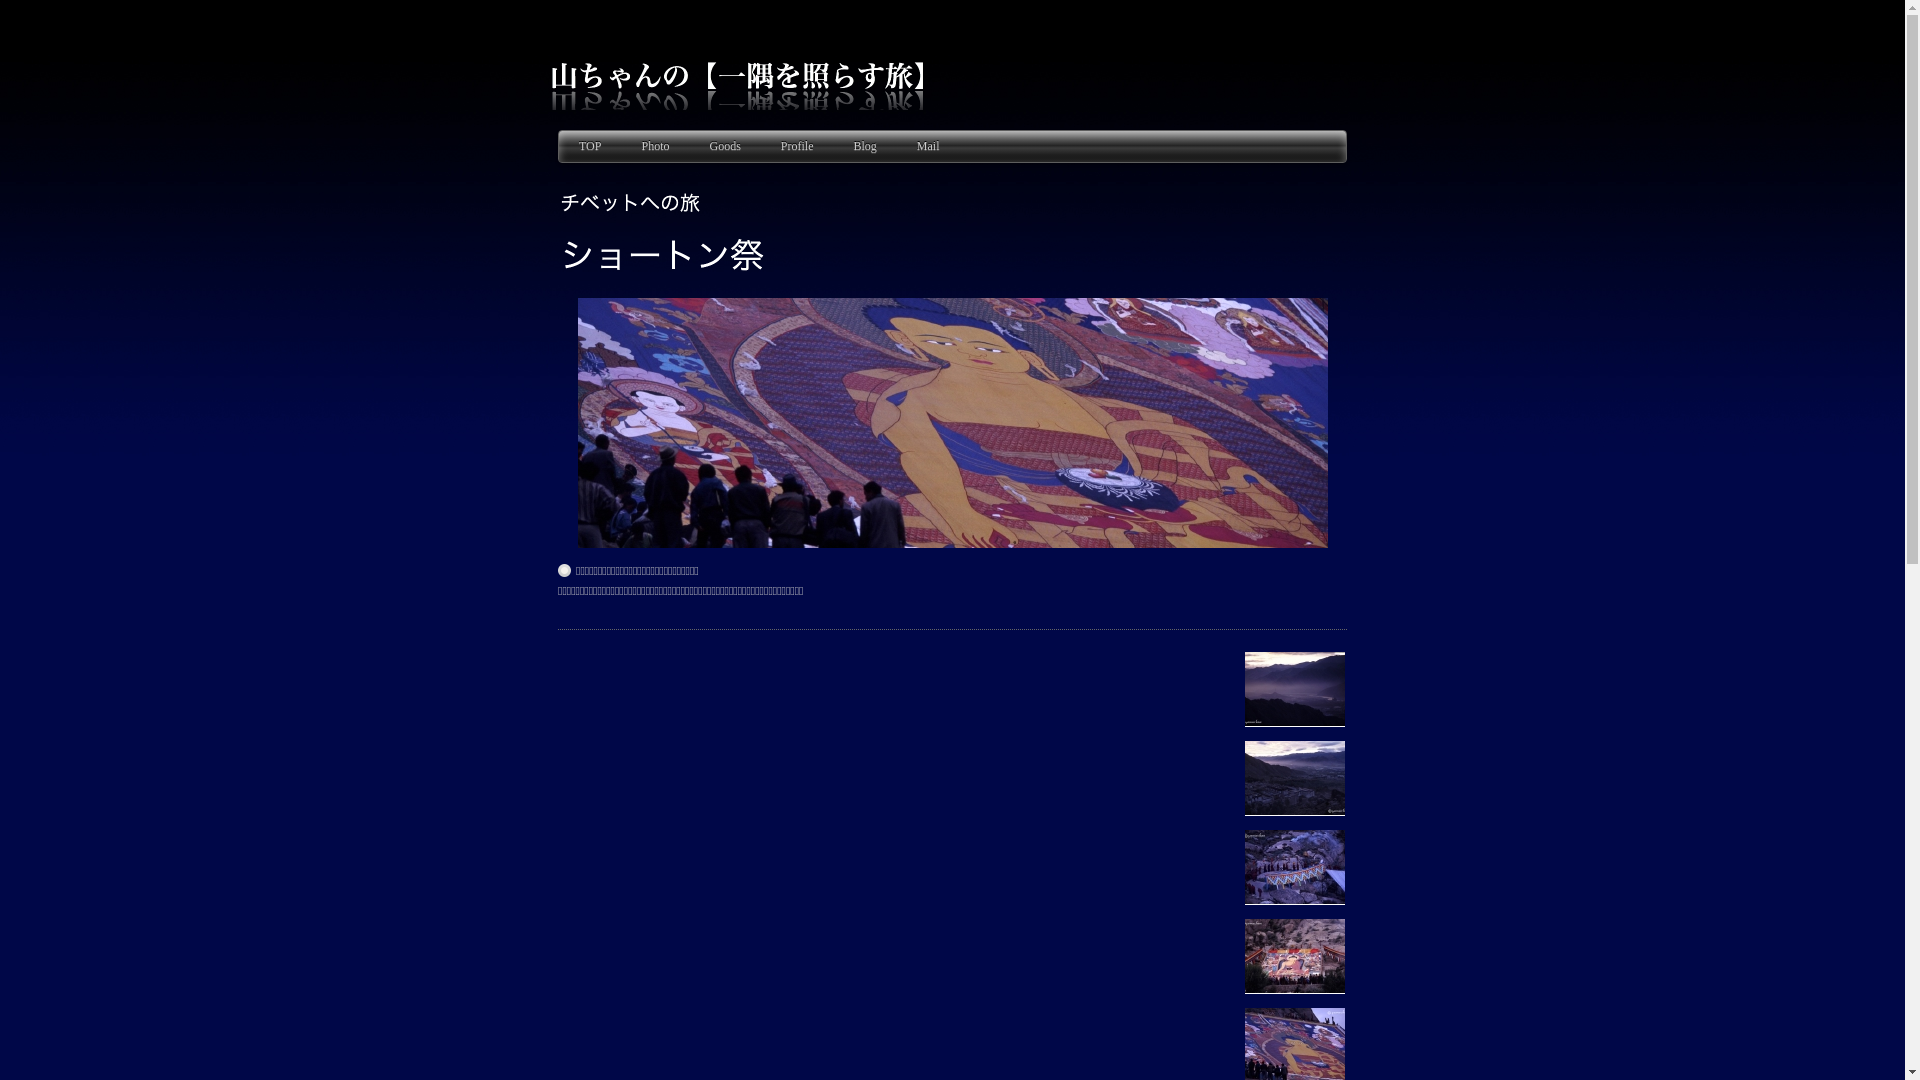 The height and width of the screenshot is (1080, 1920). I want to click on 'Goods', so click(723, 145).